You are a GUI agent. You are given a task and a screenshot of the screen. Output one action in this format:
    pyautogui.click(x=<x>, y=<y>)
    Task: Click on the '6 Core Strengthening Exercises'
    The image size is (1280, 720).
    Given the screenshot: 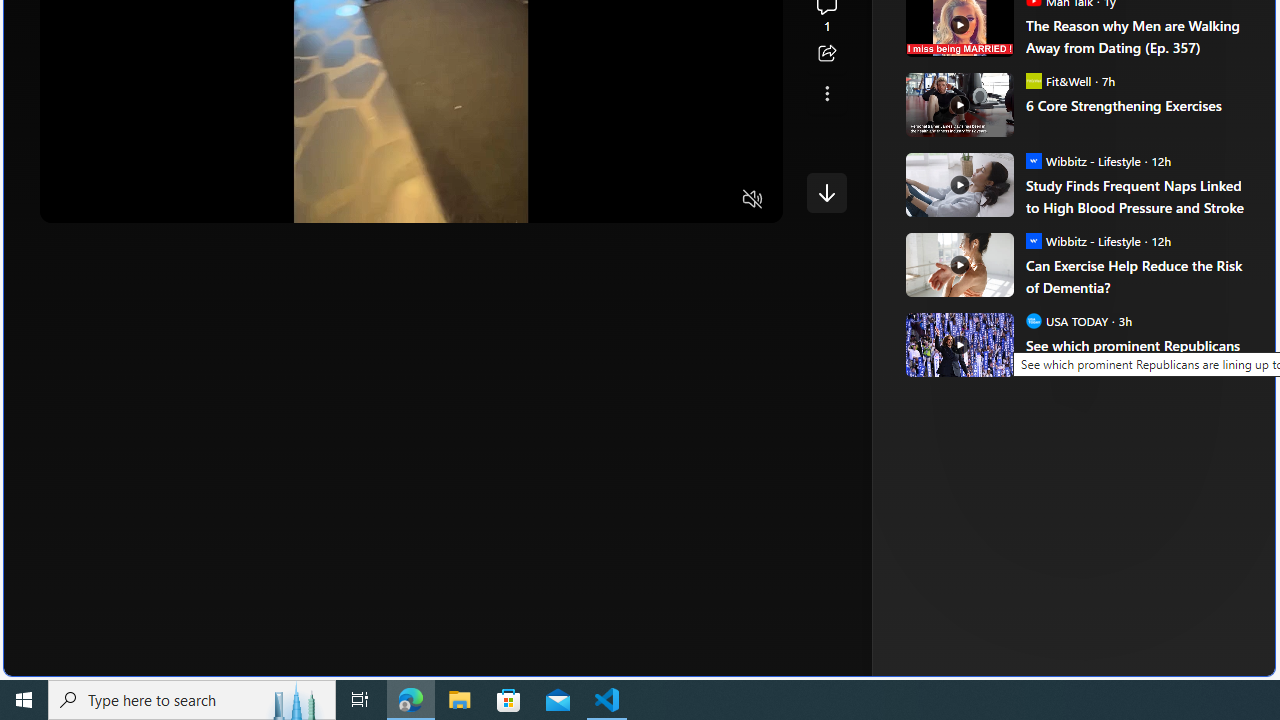 What is the action you would take?
    pyautogui.click(x=1136, y=105)
    